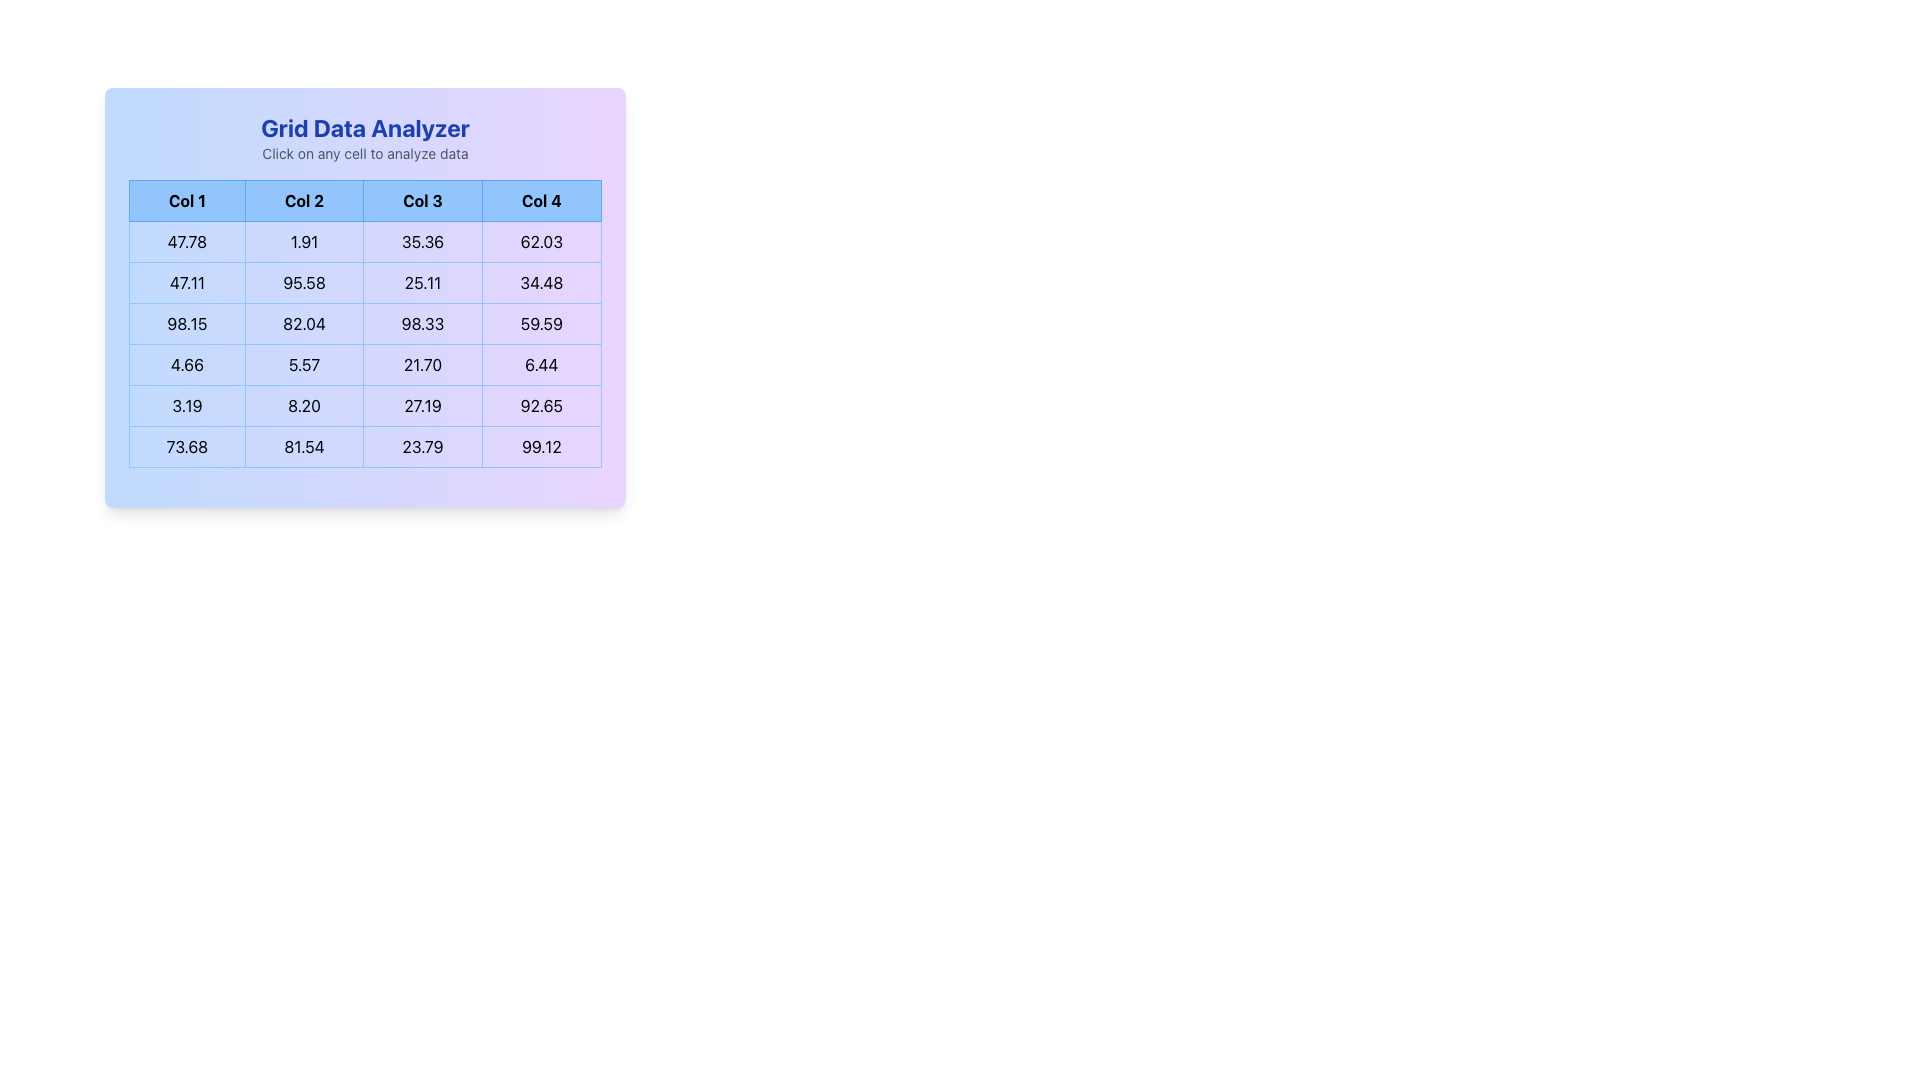 Image resolution: width=1920 pixels, height=1080 pixels. Describe the element at coordinates (541, 282) in the screenshot. I see `the grid cell displaying the numerical value '34.48'` at that location.